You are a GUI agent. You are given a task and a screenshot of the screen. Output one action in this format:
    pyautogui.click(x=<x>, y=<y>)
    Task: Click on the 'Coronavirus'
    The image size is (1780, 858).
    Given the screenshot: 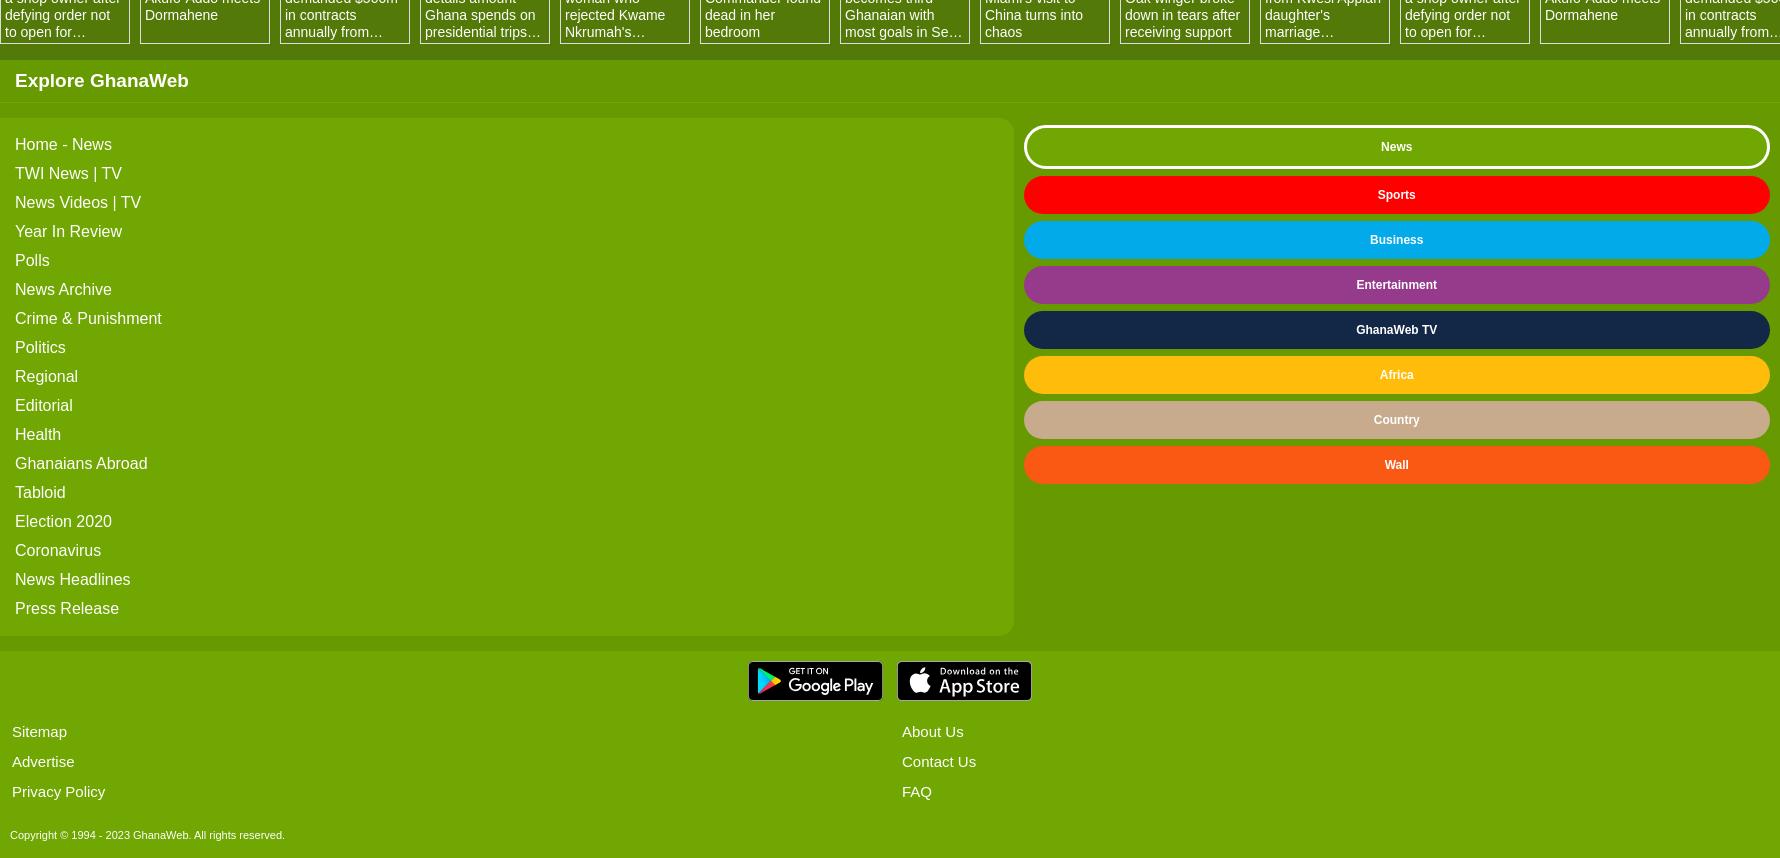 What is the action you would take?
    pyautogui.click(x=58, y=549)
    